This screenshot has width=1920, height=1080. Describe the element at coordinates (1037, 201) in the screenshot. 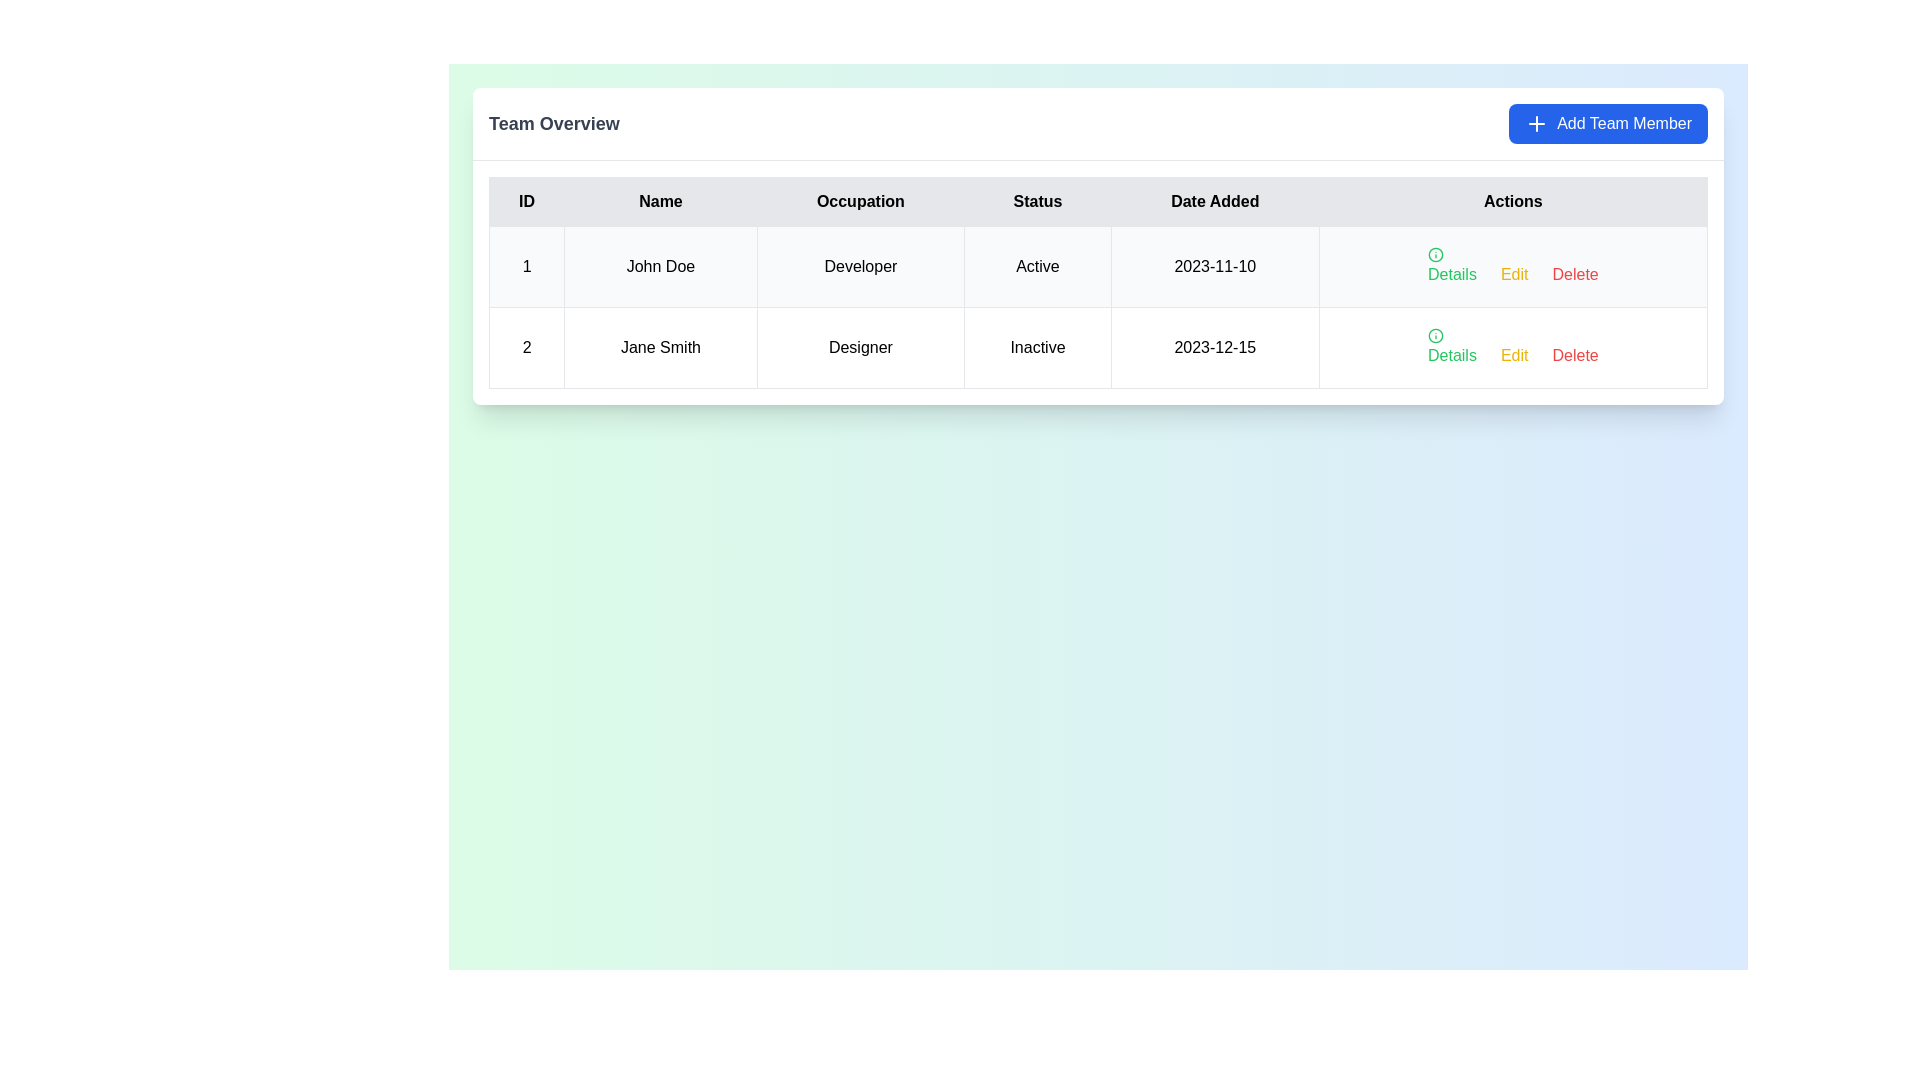

I see `the 'Status' label in the fourth column of the table header, which has a light gray background and bold black text` at that location.